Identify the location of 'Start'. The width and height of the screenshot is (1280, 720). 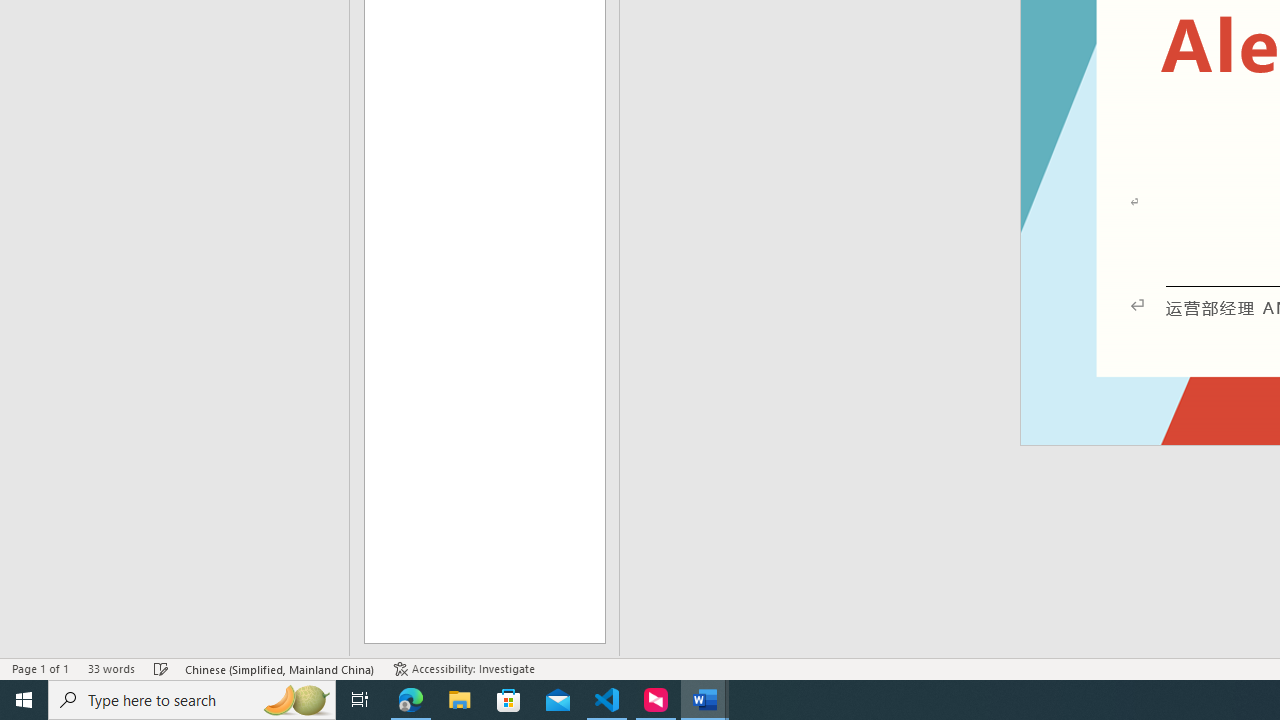
(24, 698).